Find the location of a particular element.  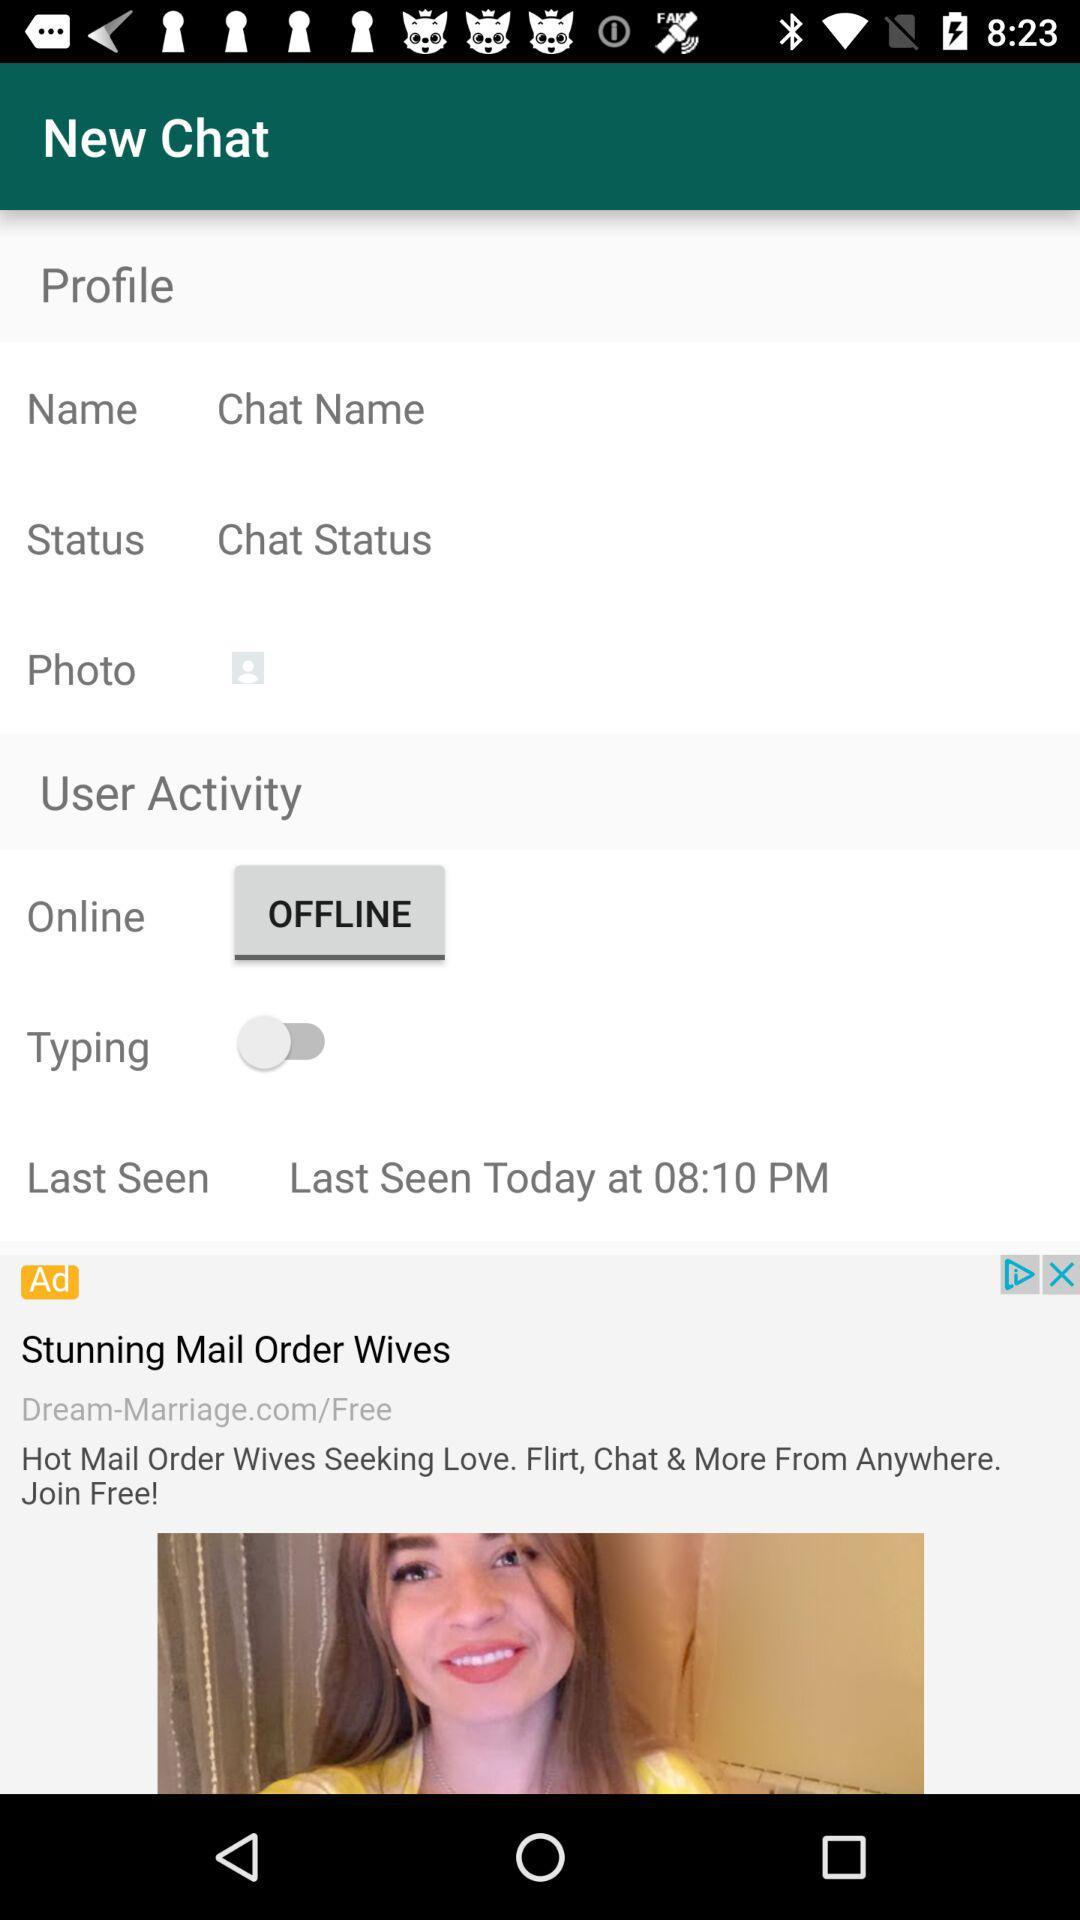

name input box is located at coordinates (648, 406).